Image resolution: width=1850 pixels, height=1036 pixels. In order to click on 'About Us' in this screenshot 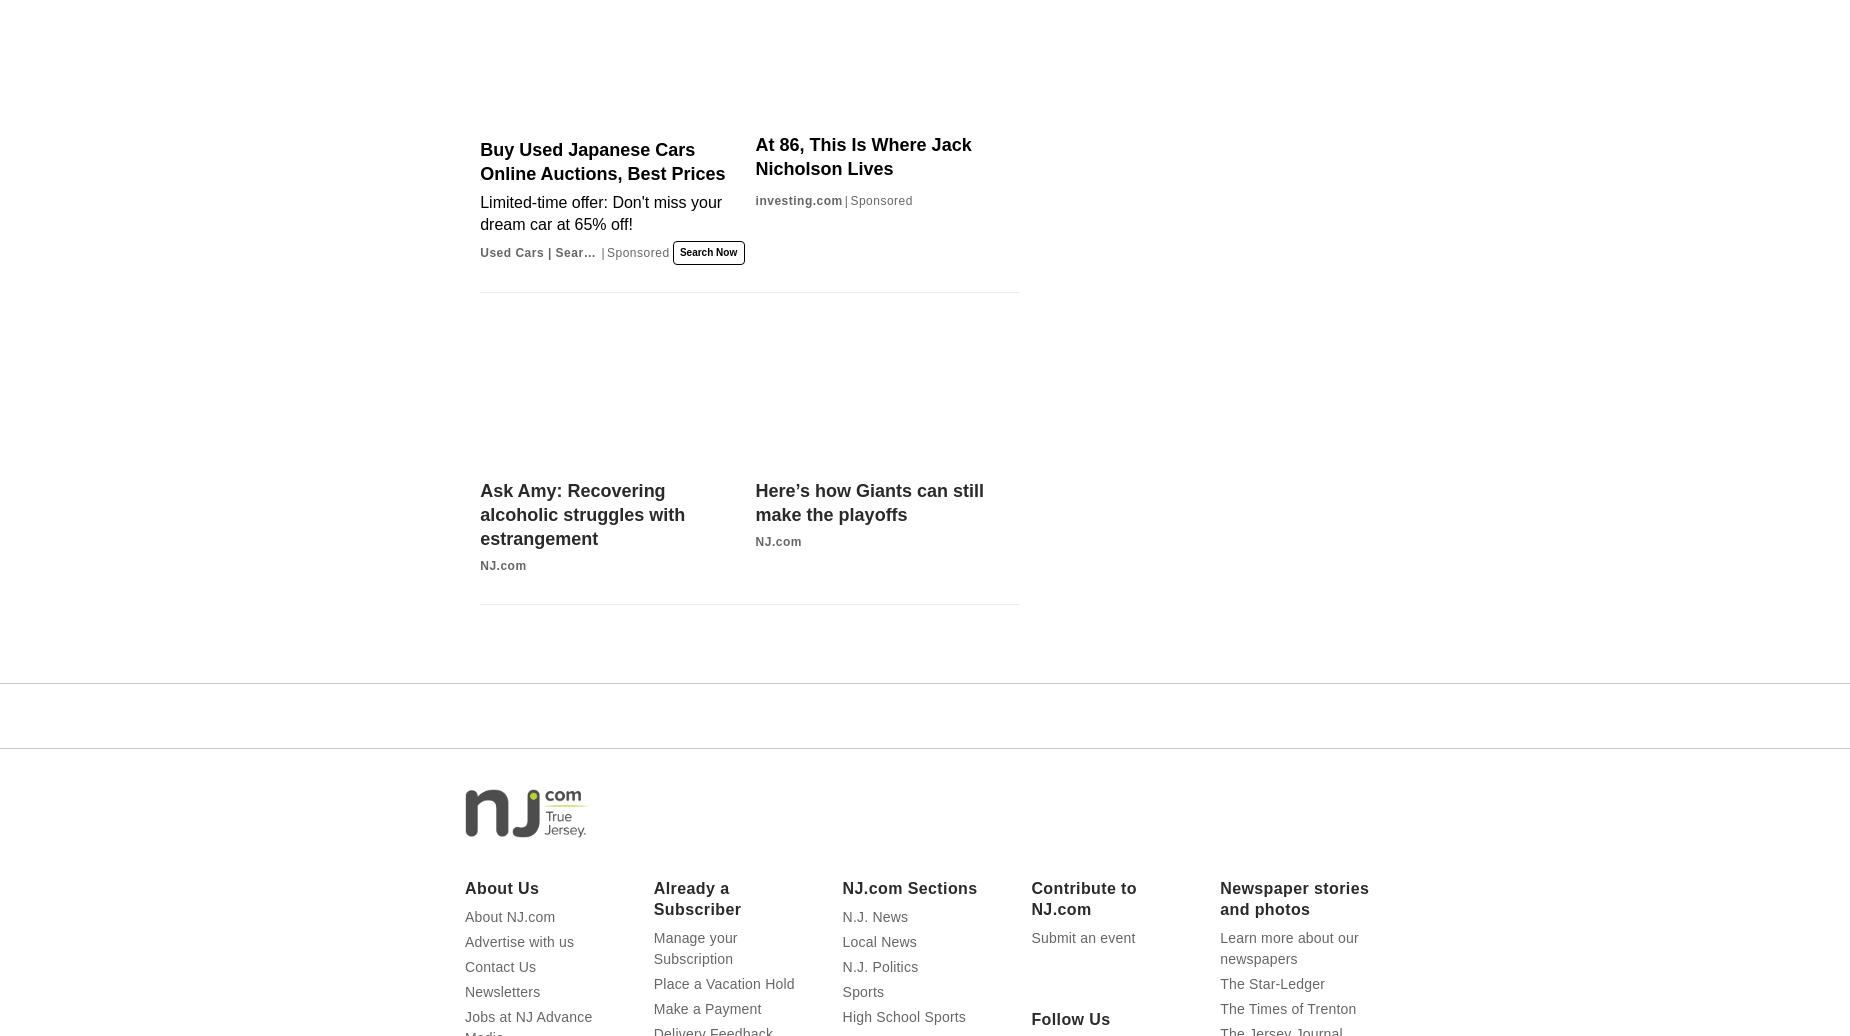, I will do `click(502, 887)`.